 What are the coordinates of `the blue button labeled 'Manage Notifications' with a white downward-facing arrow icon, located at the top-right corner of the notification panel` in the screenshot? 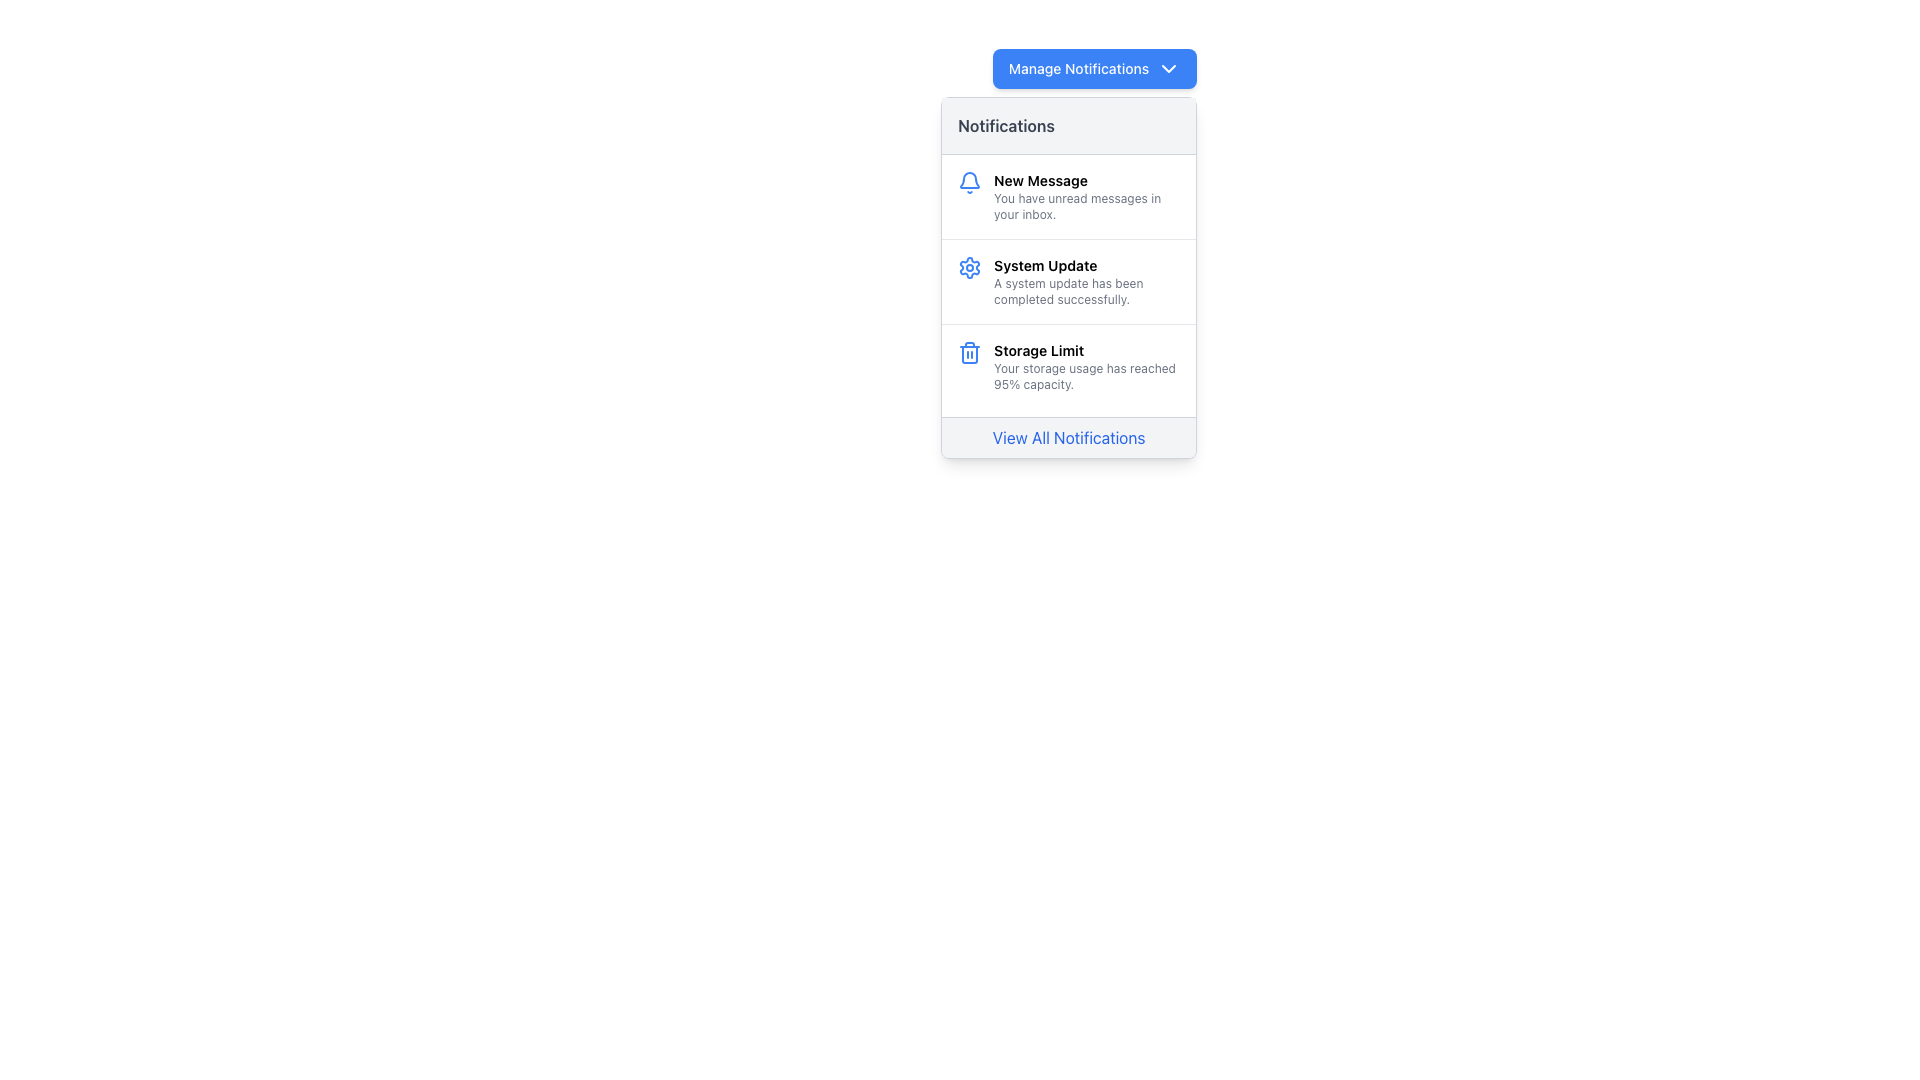 It's located at (1093, 68).